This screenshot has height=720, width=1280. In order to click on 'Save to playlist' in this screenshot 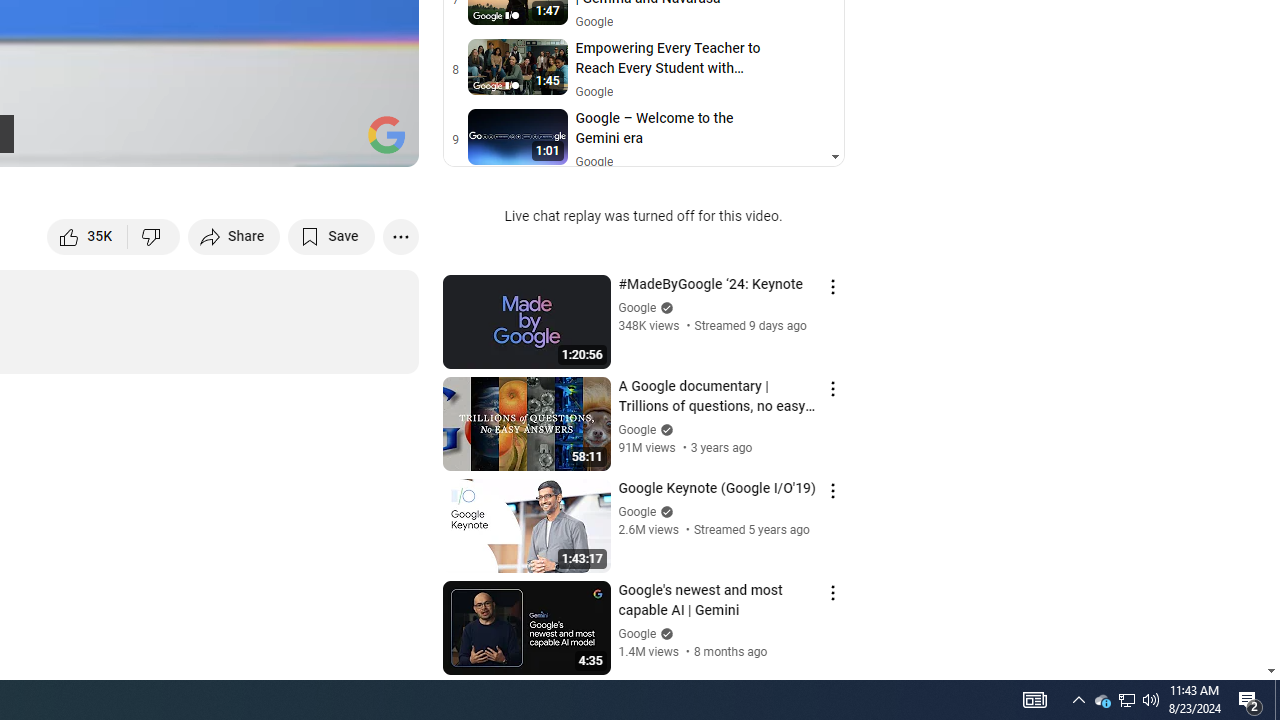, I will do `click(331, 235)`.